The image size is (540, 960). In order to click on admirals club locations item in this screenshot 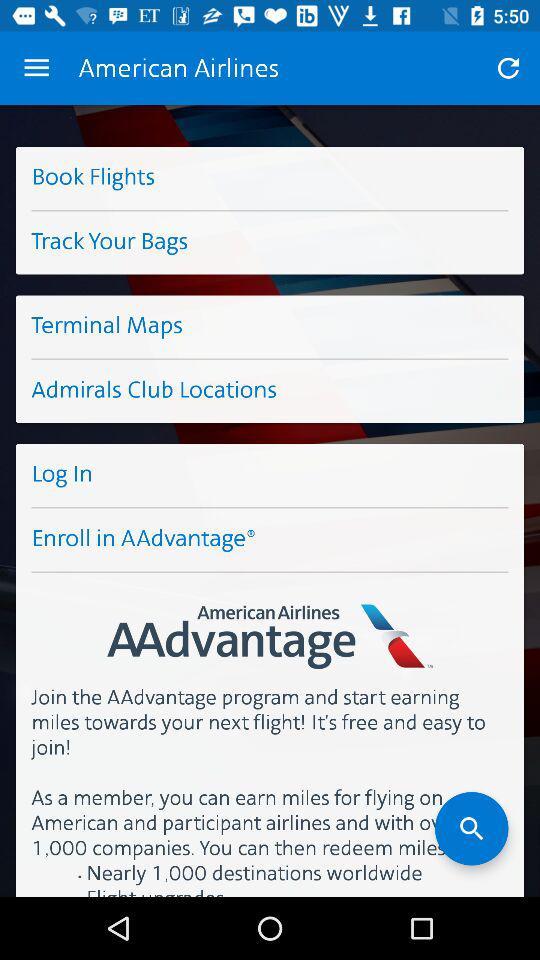, I will do `click(270, 390)`.